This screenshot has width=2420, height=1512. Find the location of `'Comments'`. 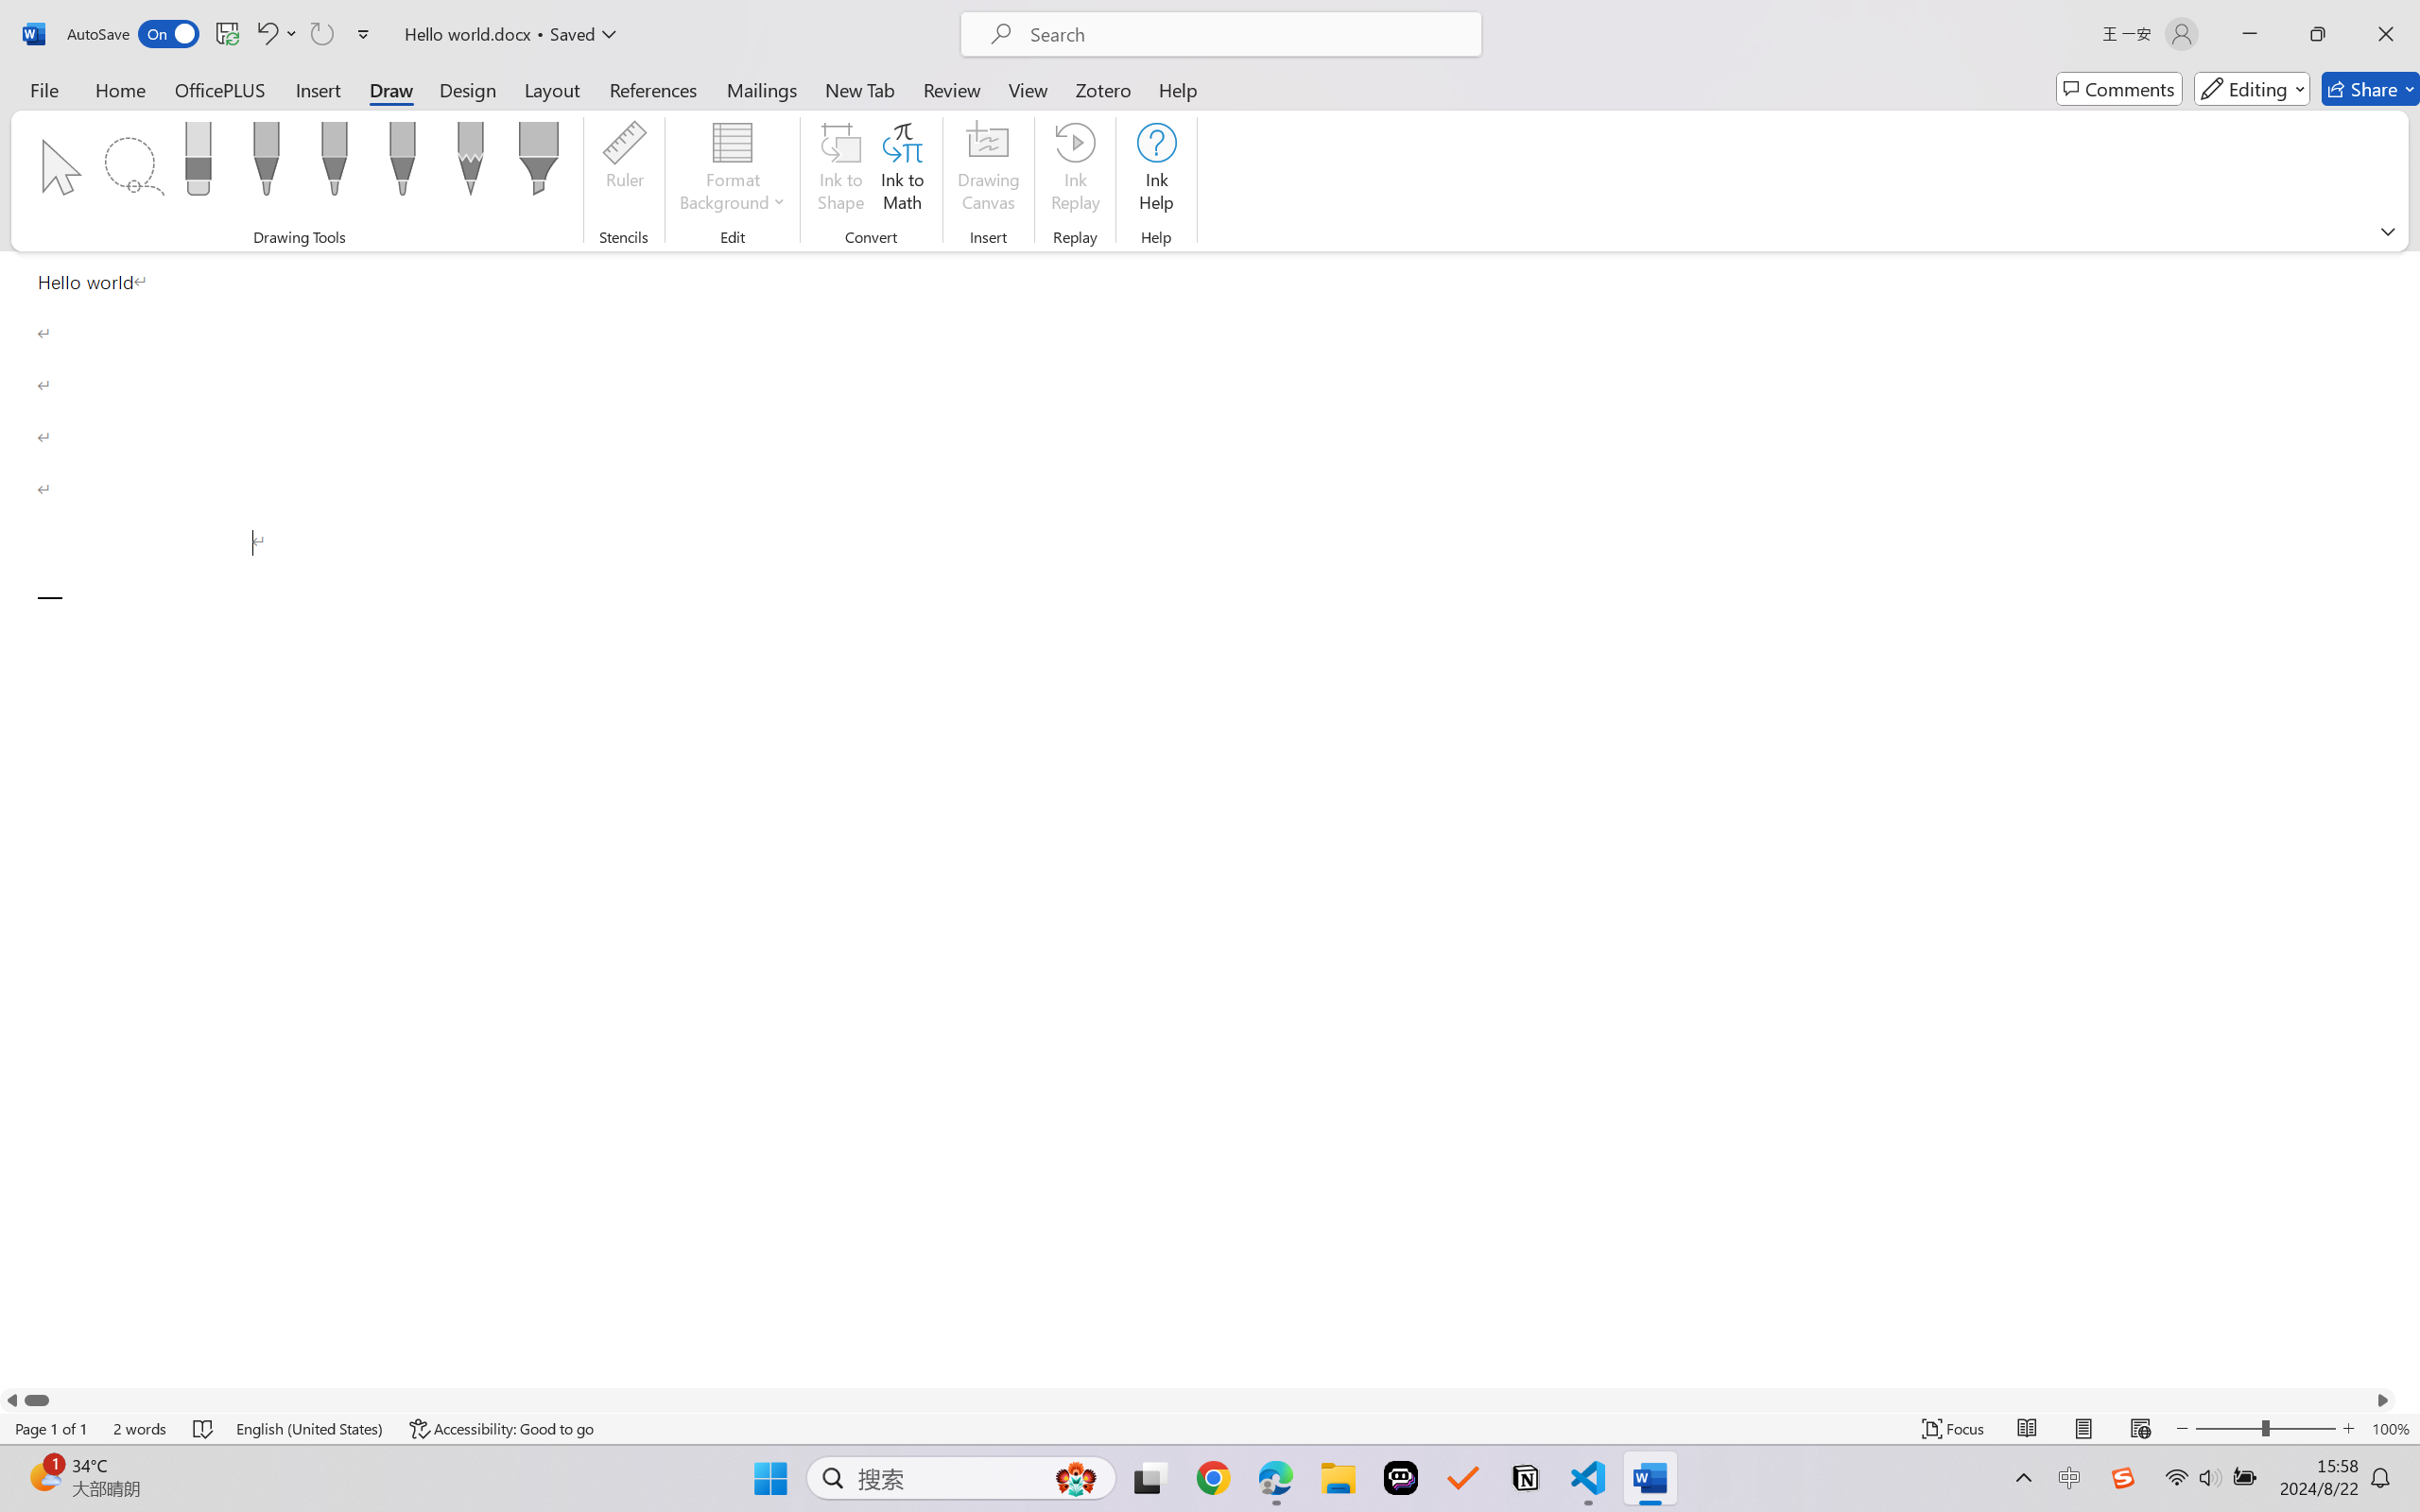

'Comments' is located at coordinates (2118, 88).